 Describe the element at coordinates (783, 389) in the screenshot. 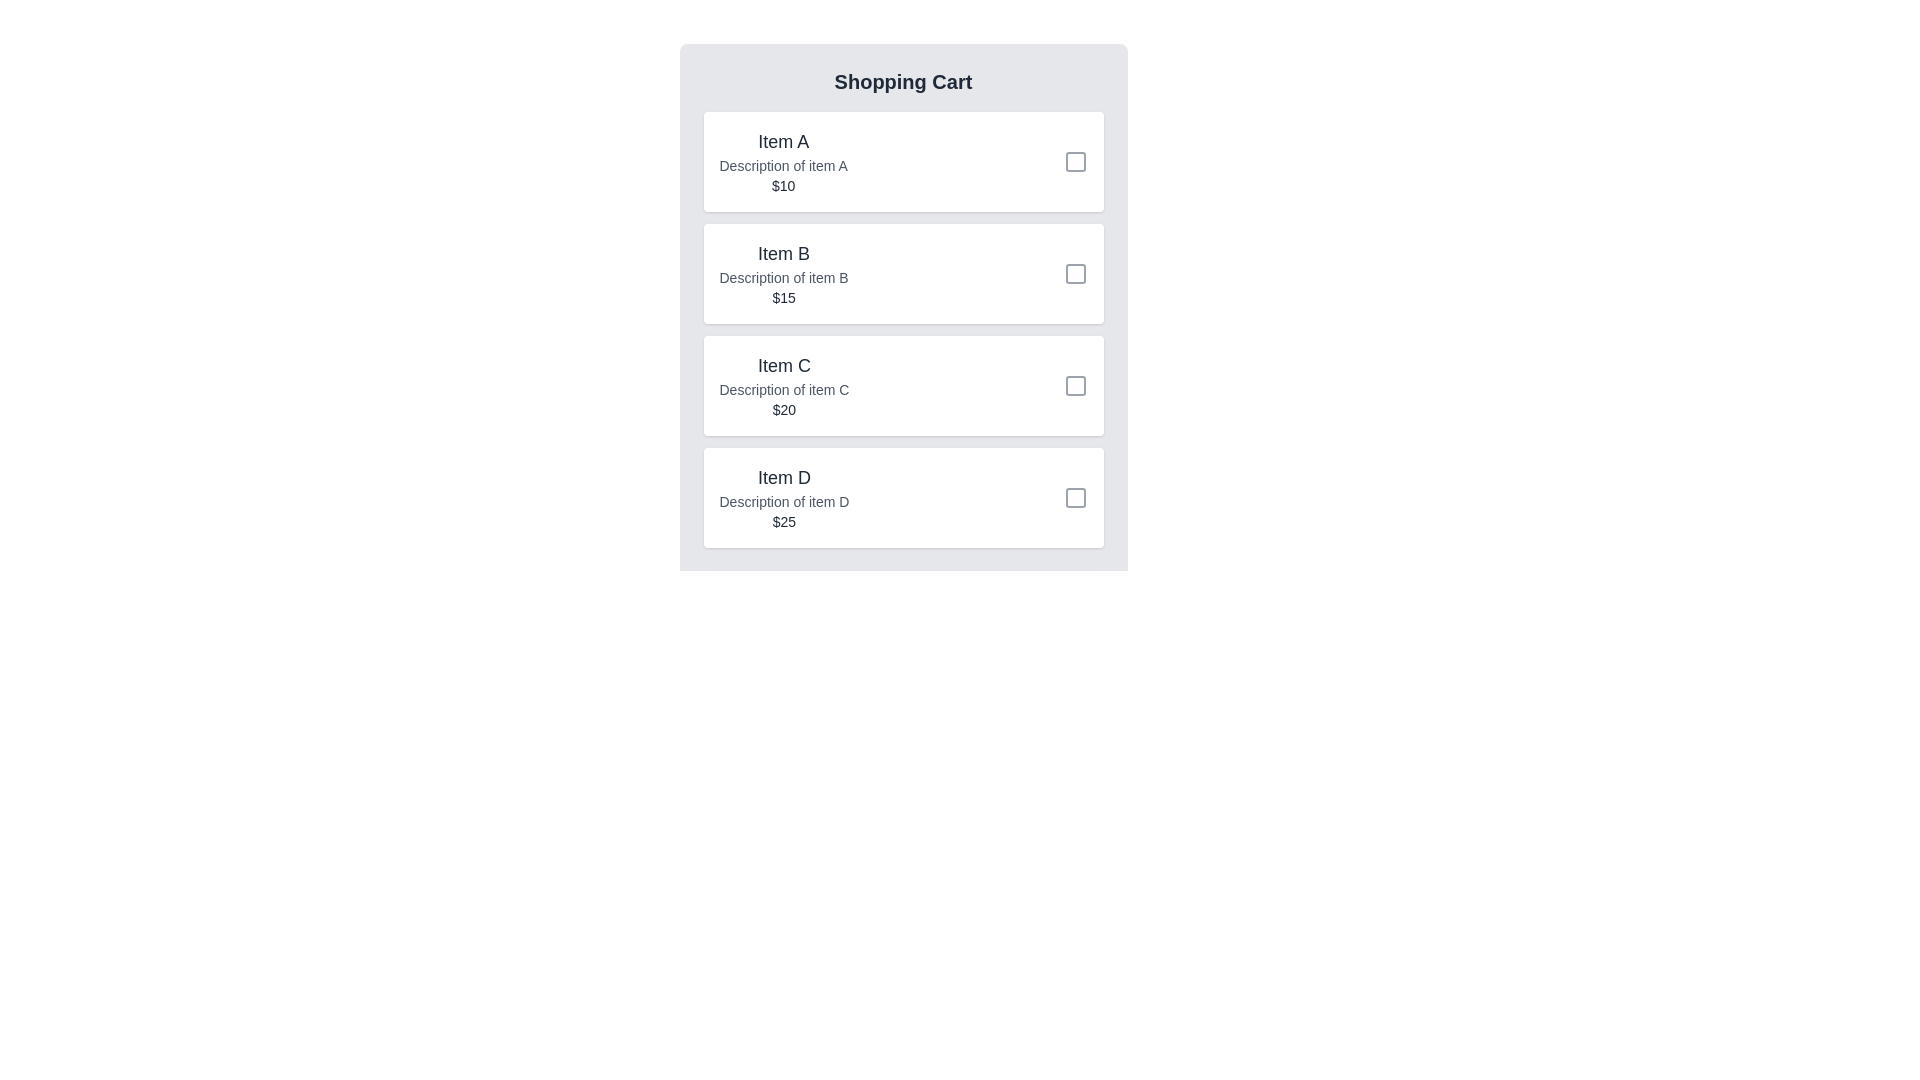

I see `the descriptive text element reading 'Description of item C', which is styled in a small font size and light gray color, located in the third card of the 'Shopping Cart' list, positioned between the title 'Item C' and the price '$20'` at that location.